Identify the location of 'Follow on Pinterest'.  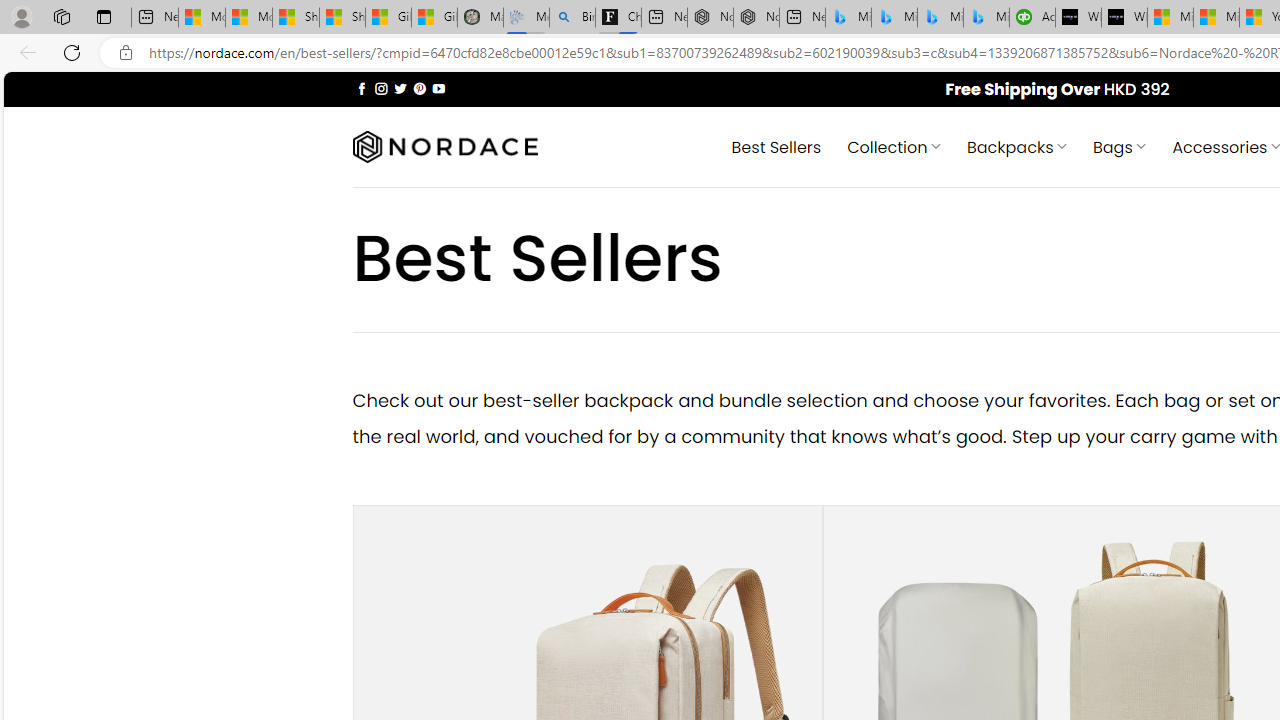
(418, 87).